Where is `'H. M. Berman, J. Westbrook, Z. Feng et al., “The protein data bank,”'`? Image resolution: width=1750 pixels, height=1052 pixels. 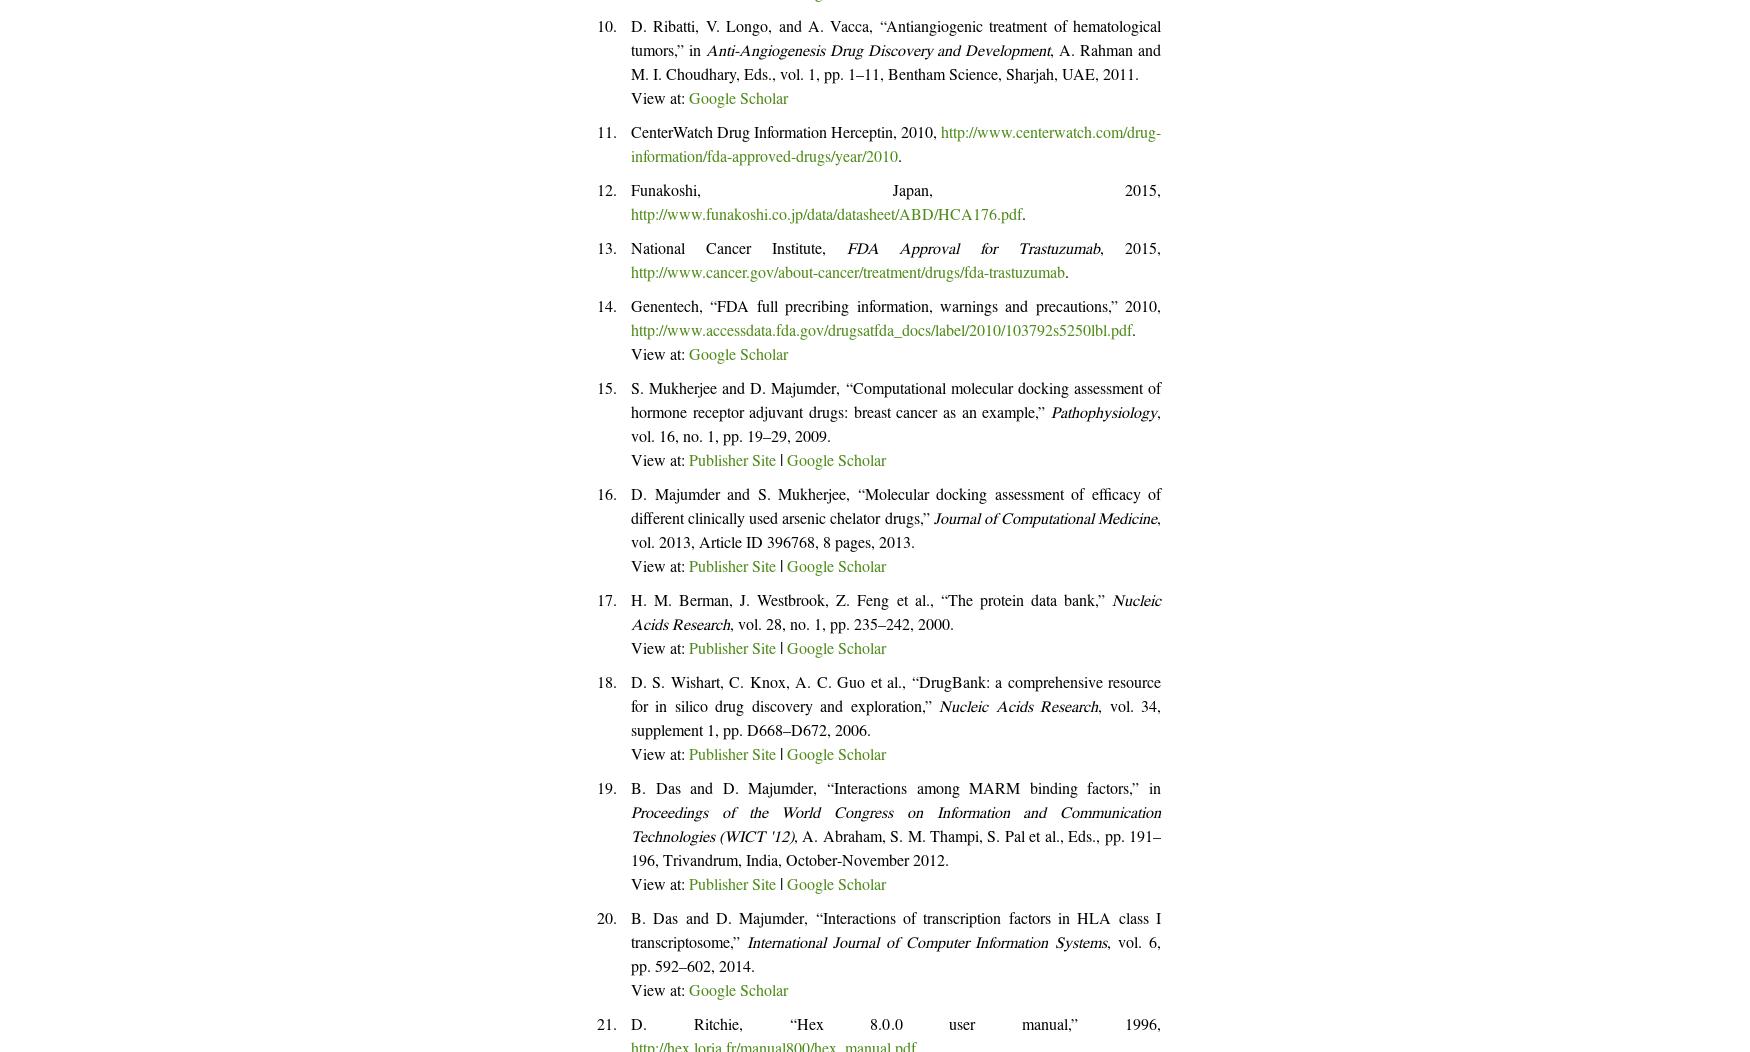
'H. M. Berman, J. Westbrook, Z. Feng et al., “The protein data bank,”' is located at coordinates (871, 602).